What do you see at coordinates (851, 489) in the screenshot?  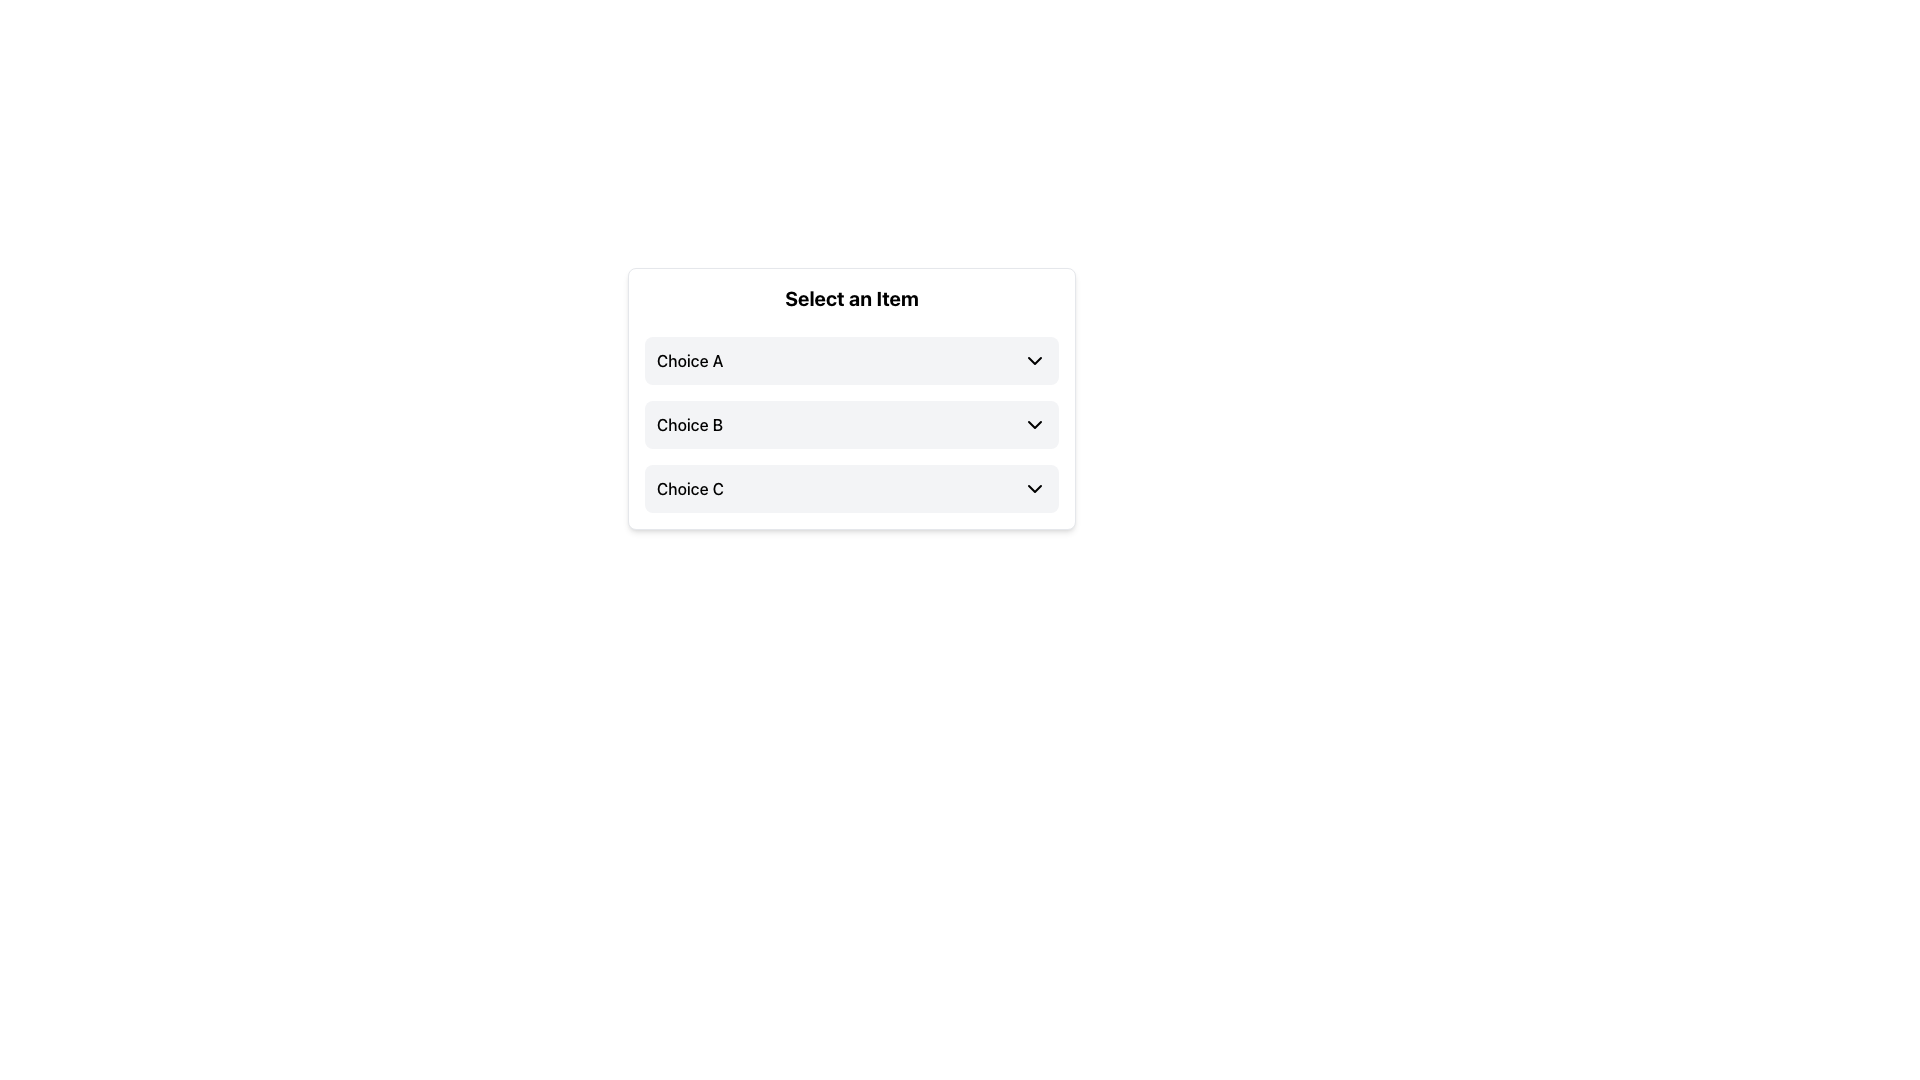 I see `the chevron icon of the 'Choice C' dropdown menu item to reveal additional options` at bounding box center [851, 489].